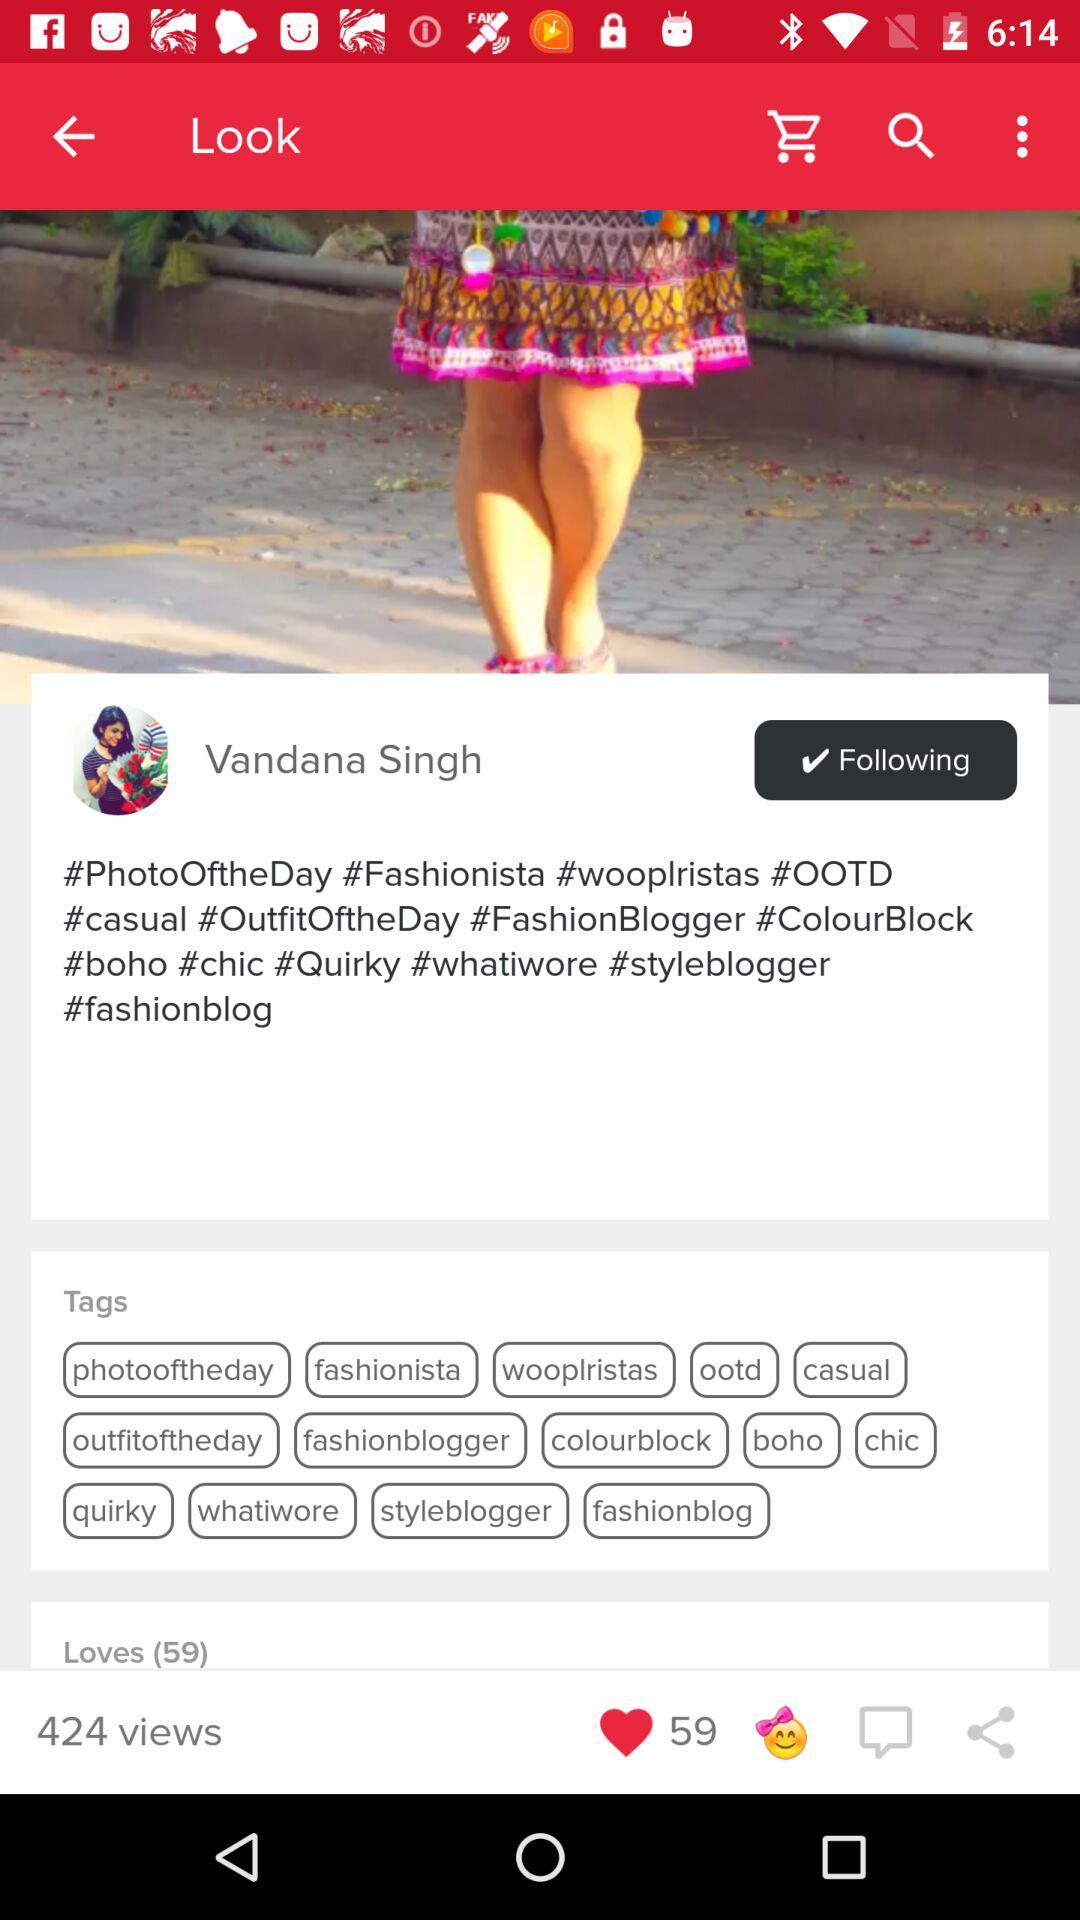 The image size is (1080, 1920). Describe the element at coordinates (72, 135) in the screenshot. I see `the item to the left of the look app` at that location.